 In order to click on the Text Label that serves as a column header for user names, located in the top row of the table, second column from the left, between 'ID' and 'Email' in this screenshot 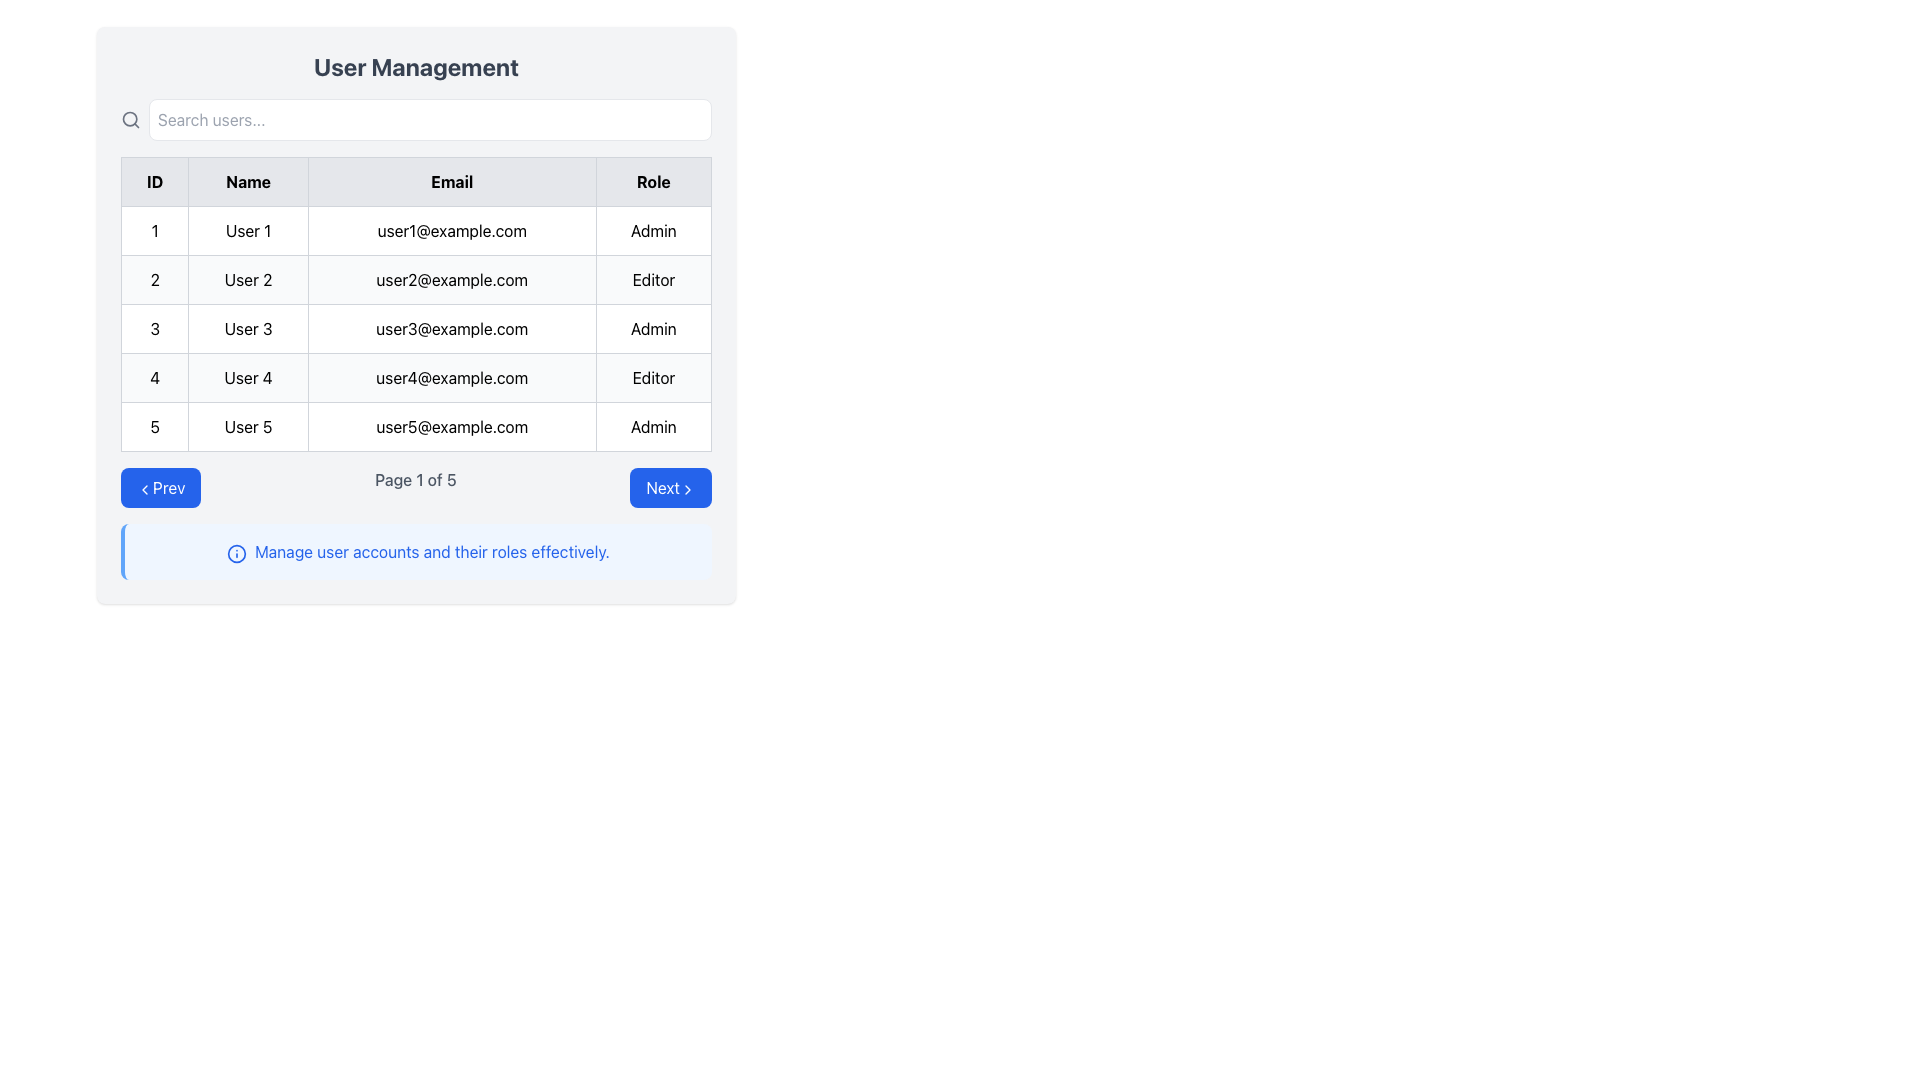, I will do `click(247, 181)`.